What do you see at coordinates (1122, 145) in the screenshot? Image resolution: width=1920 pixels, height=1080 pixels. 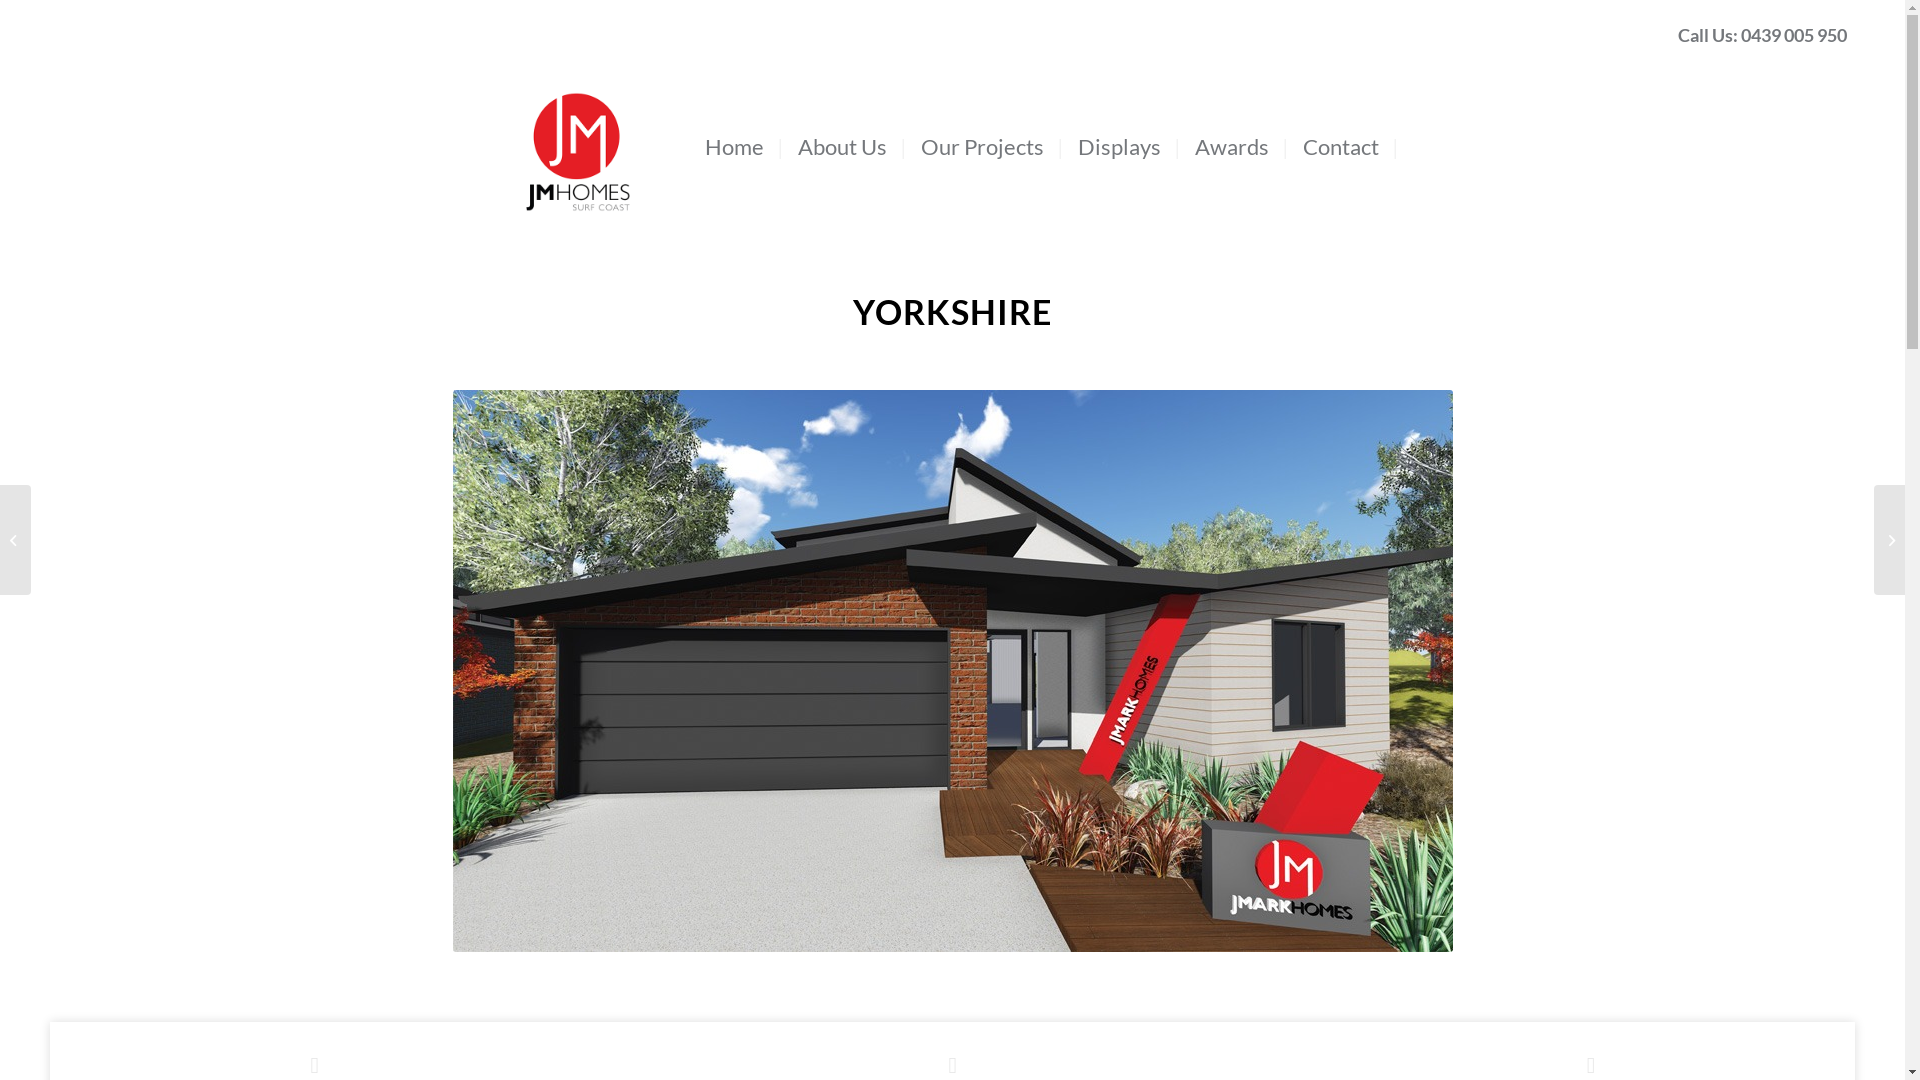 I see `'Displays'` at bounding box center [1122, 145].